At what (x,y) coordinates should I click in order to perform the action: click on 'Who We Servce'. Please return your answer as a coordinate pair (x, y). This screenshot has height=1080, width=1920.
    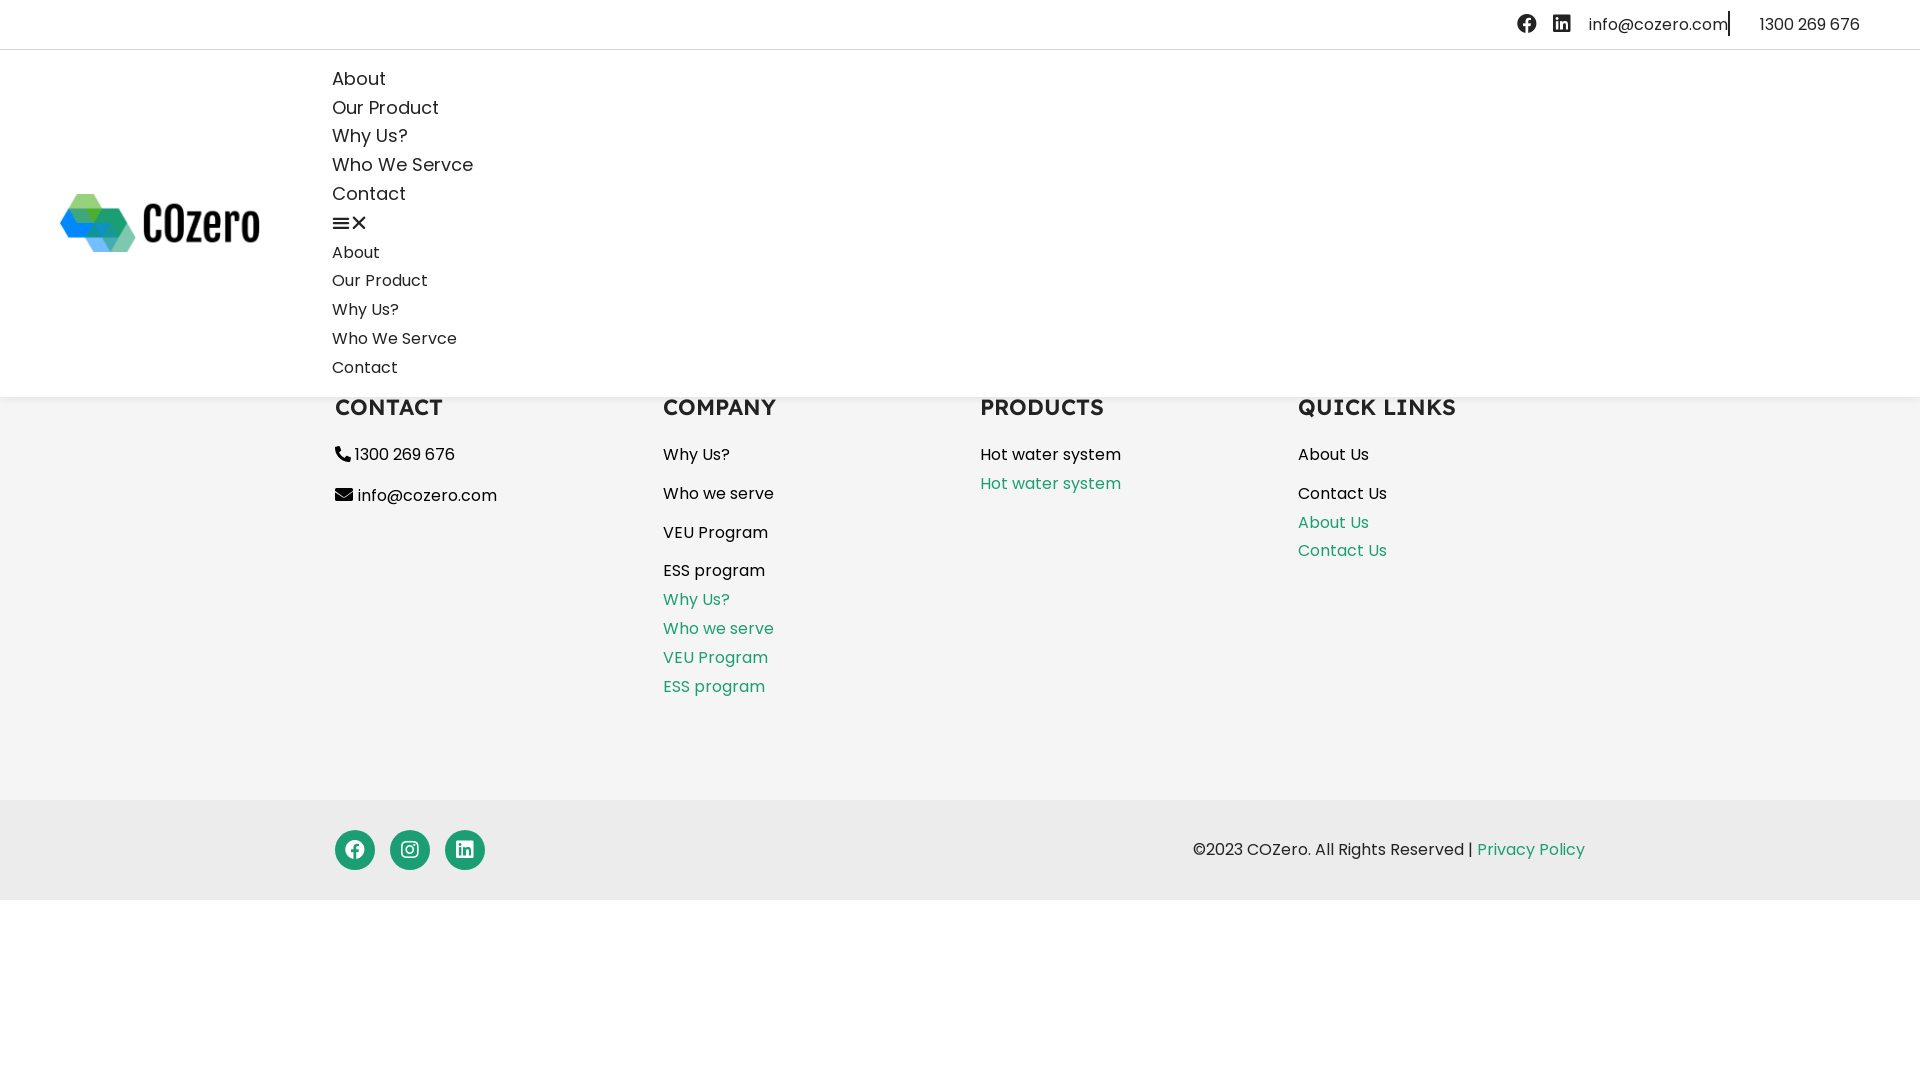
    Looking at the image, I should click on (401, 163).